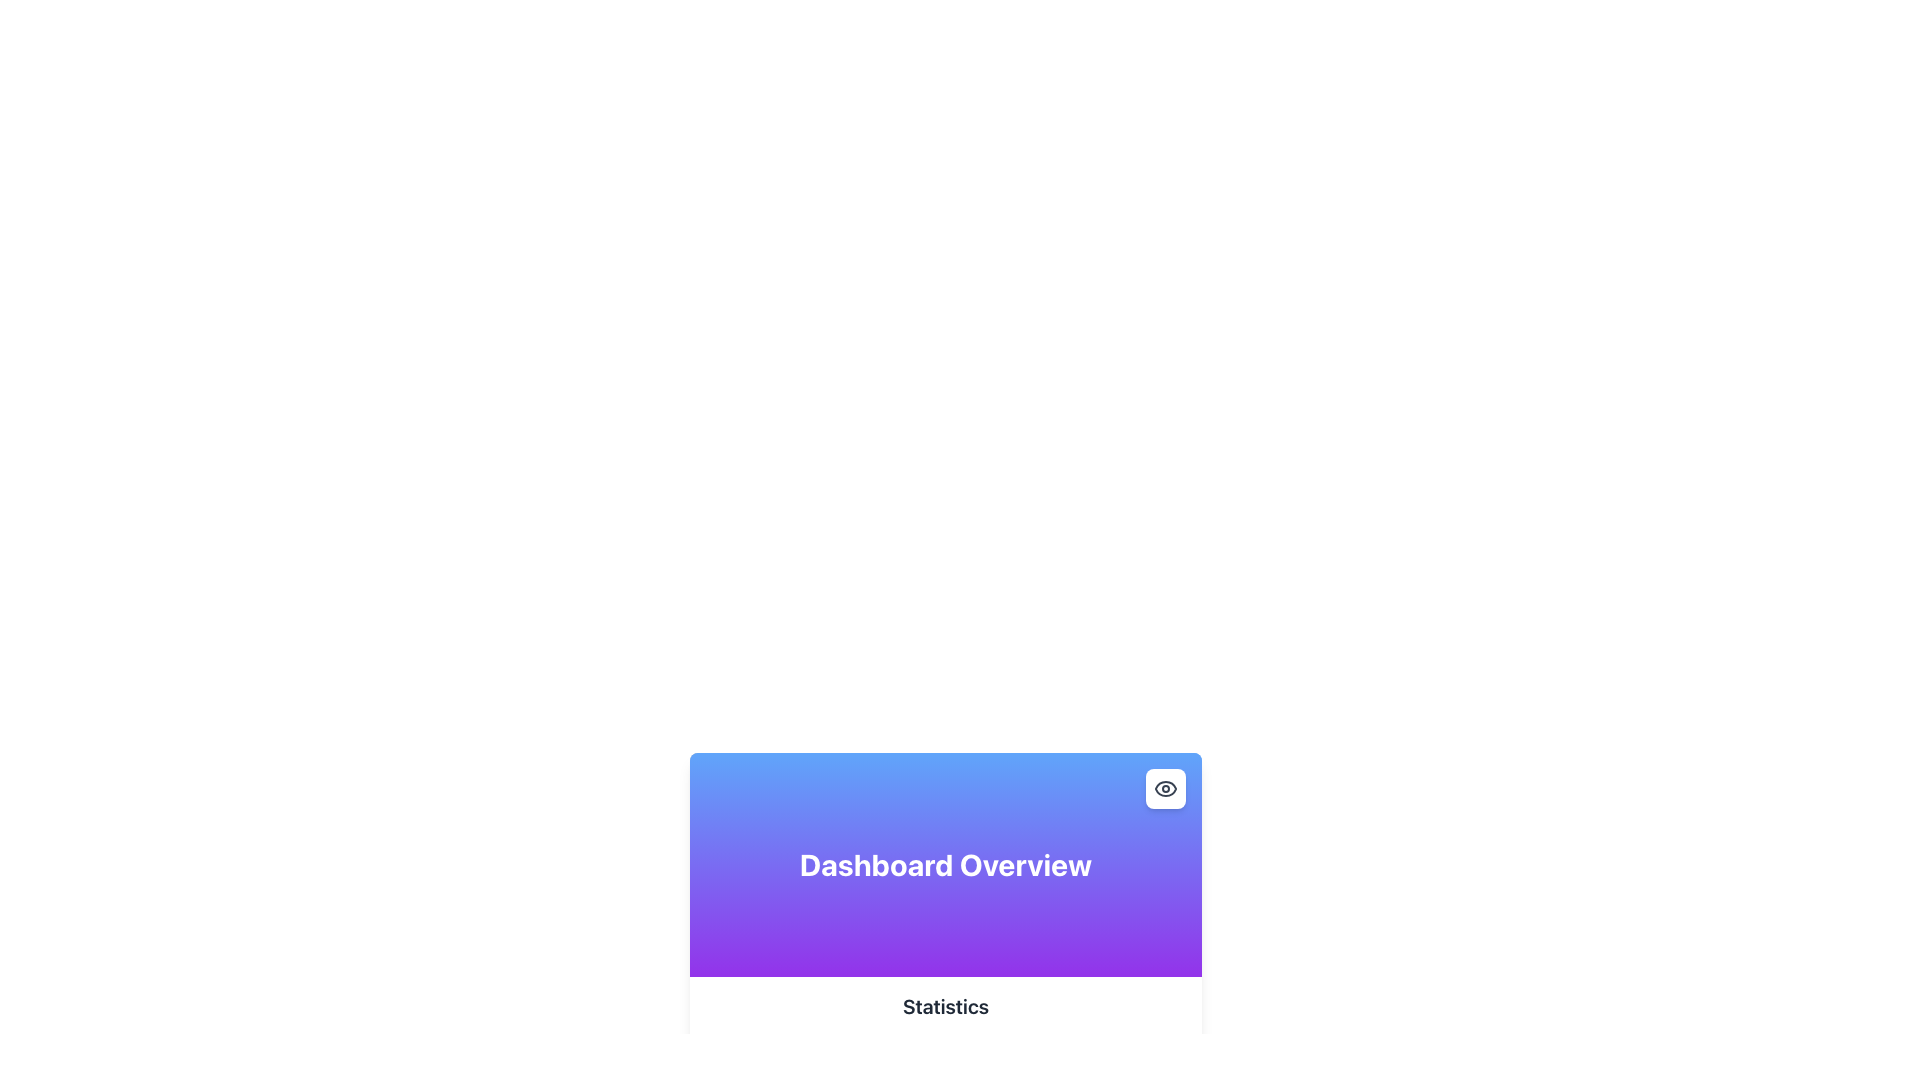 The width and height of the screenshot is (1920, 1080). Describe the element at coordinates (944, 863) in the screenshot. I see `the header text labeled 'Dashboard Overview', which is prominently displayed in white on a gradient background transitioning from blue to purple` at that location.